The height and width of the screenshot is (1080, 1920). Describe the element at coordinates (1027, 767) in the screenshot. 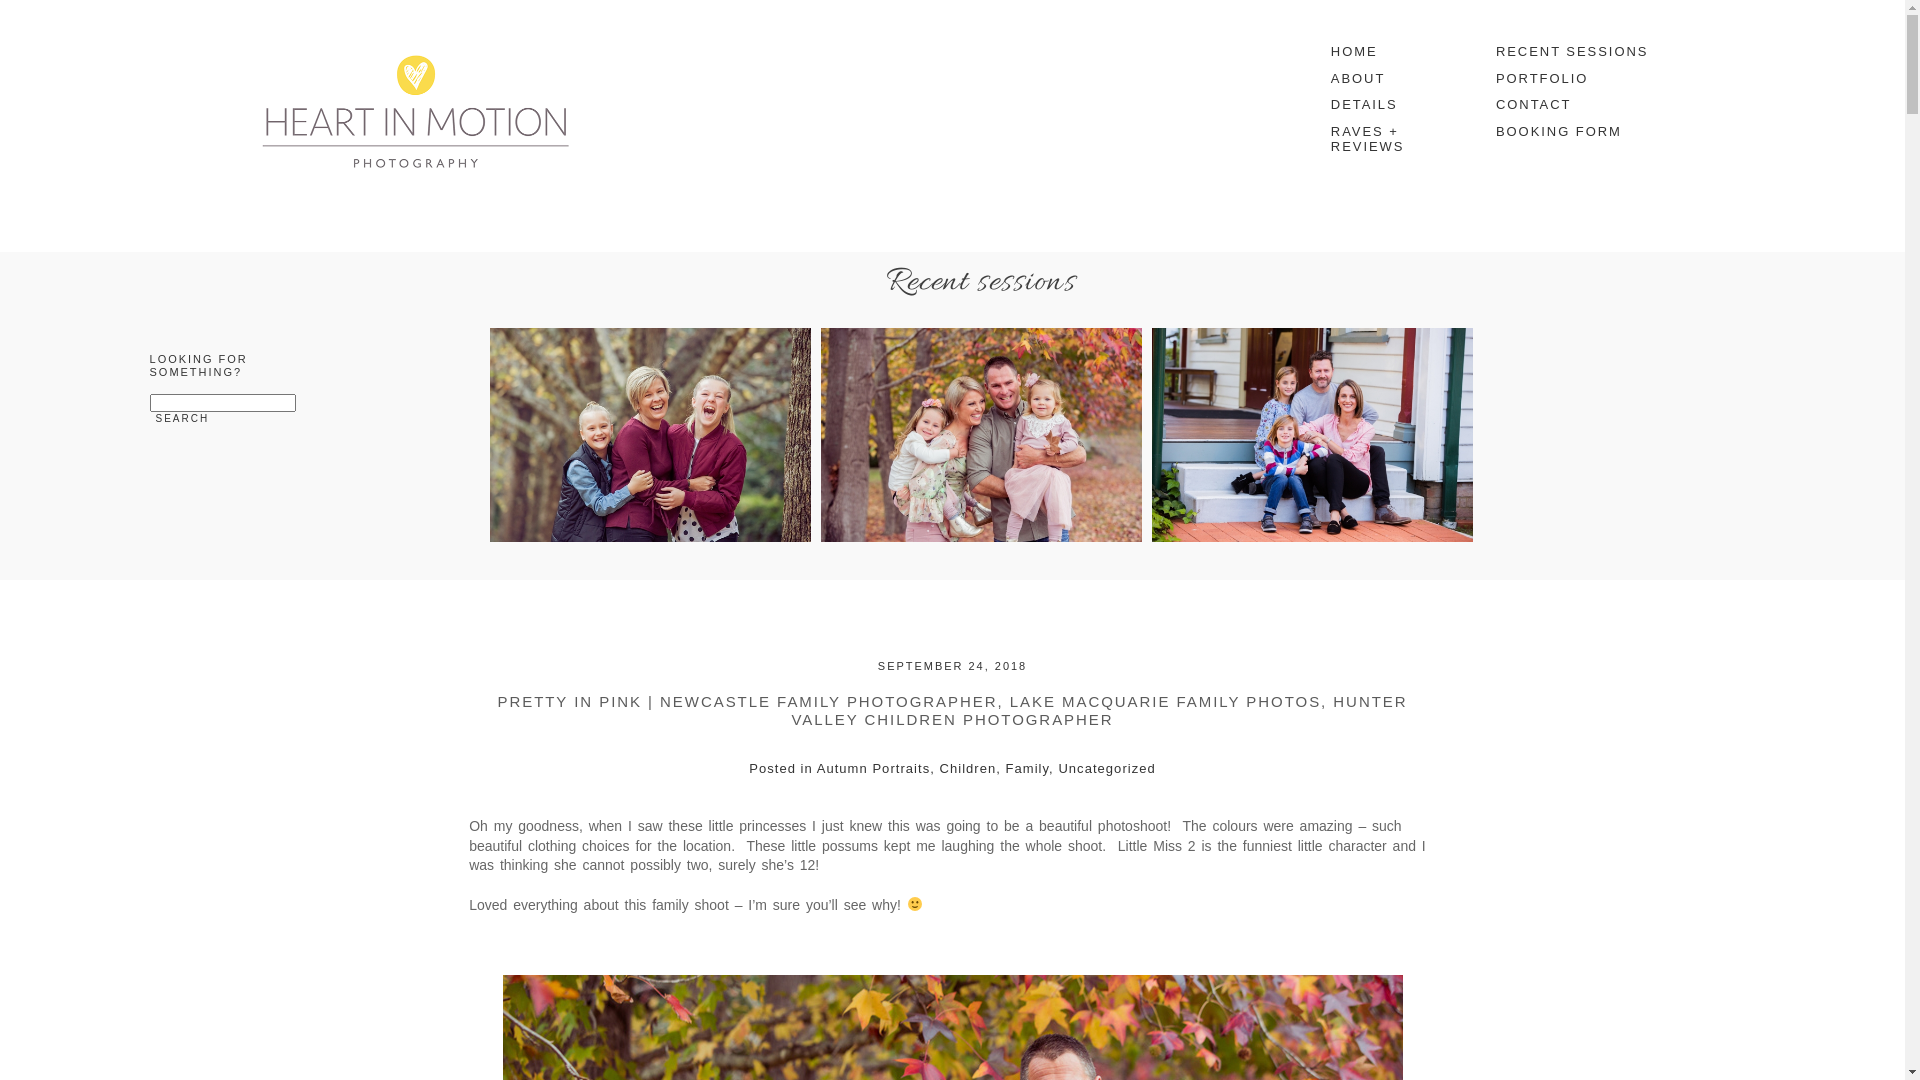

I see `'Family'` at that location.